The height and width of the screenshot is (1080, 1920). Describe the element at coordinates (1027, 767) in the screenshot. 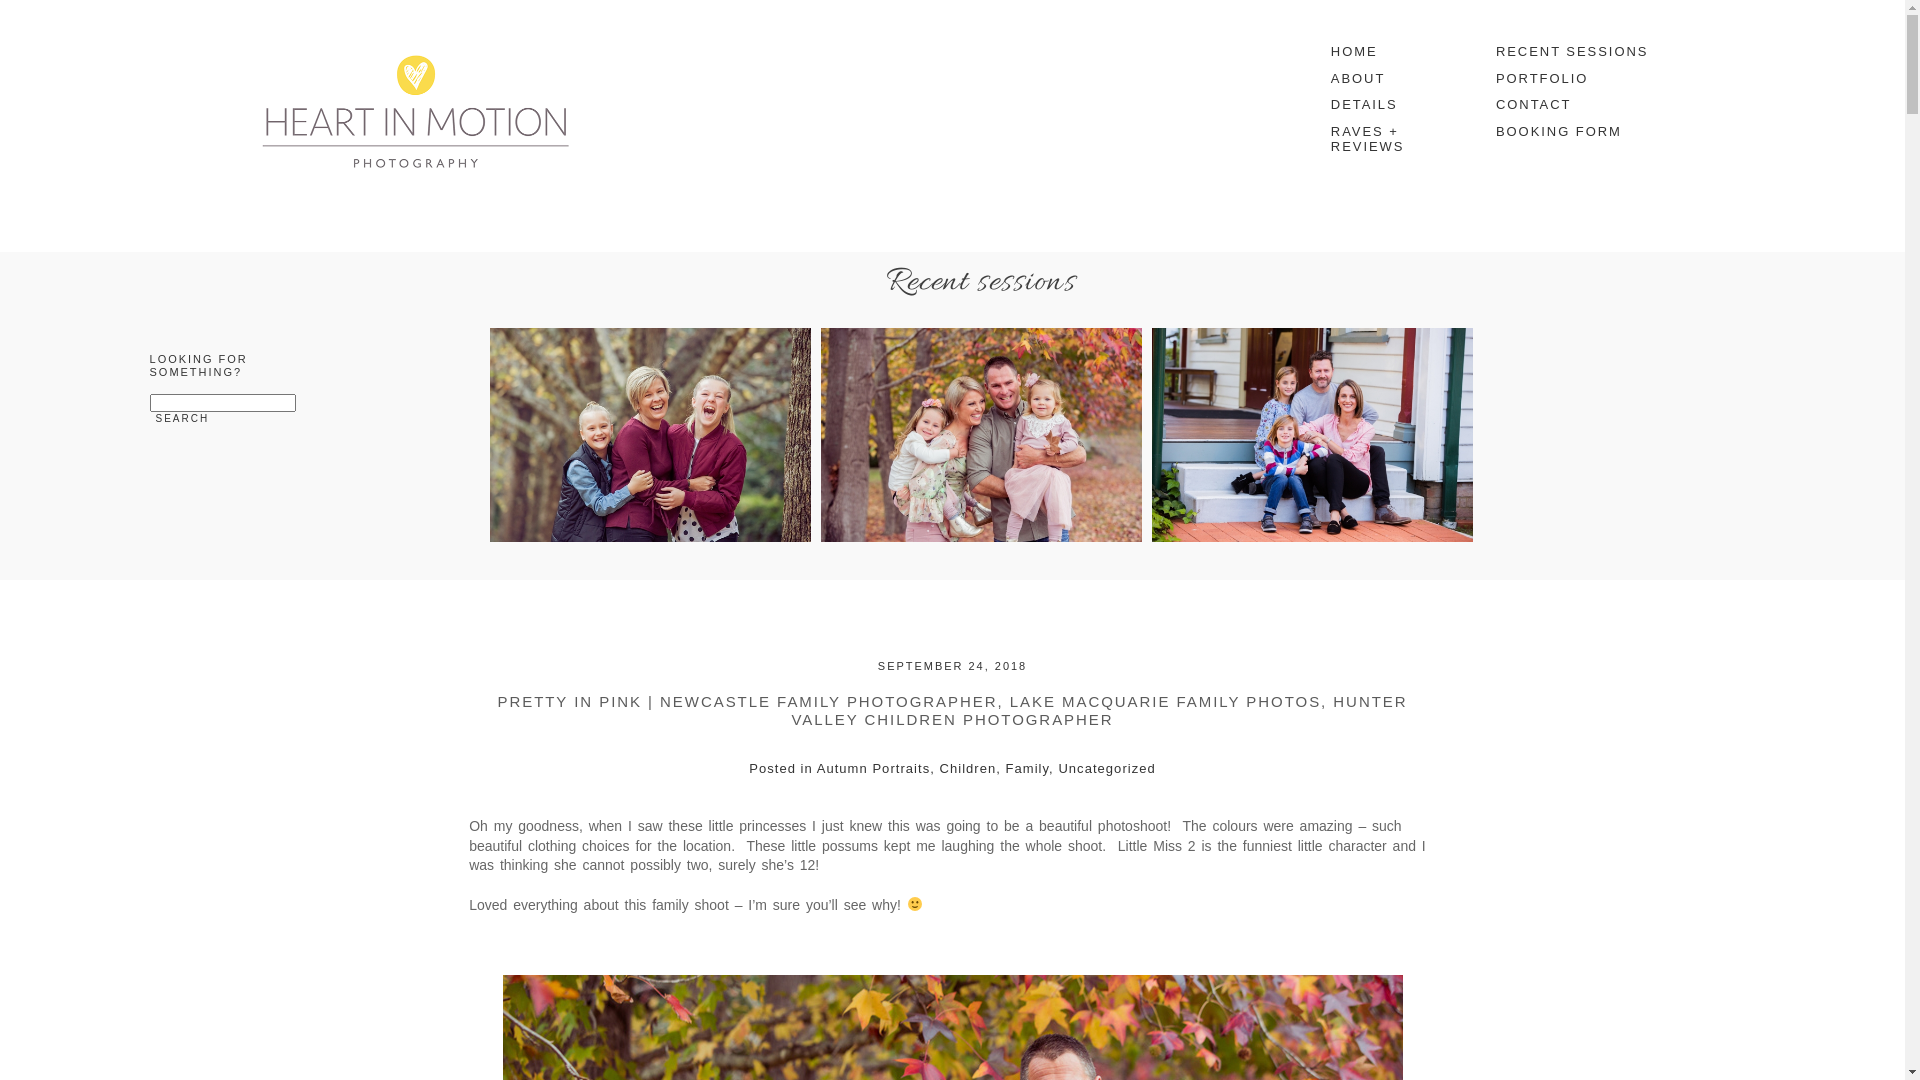

I see `'Family'` at that location.